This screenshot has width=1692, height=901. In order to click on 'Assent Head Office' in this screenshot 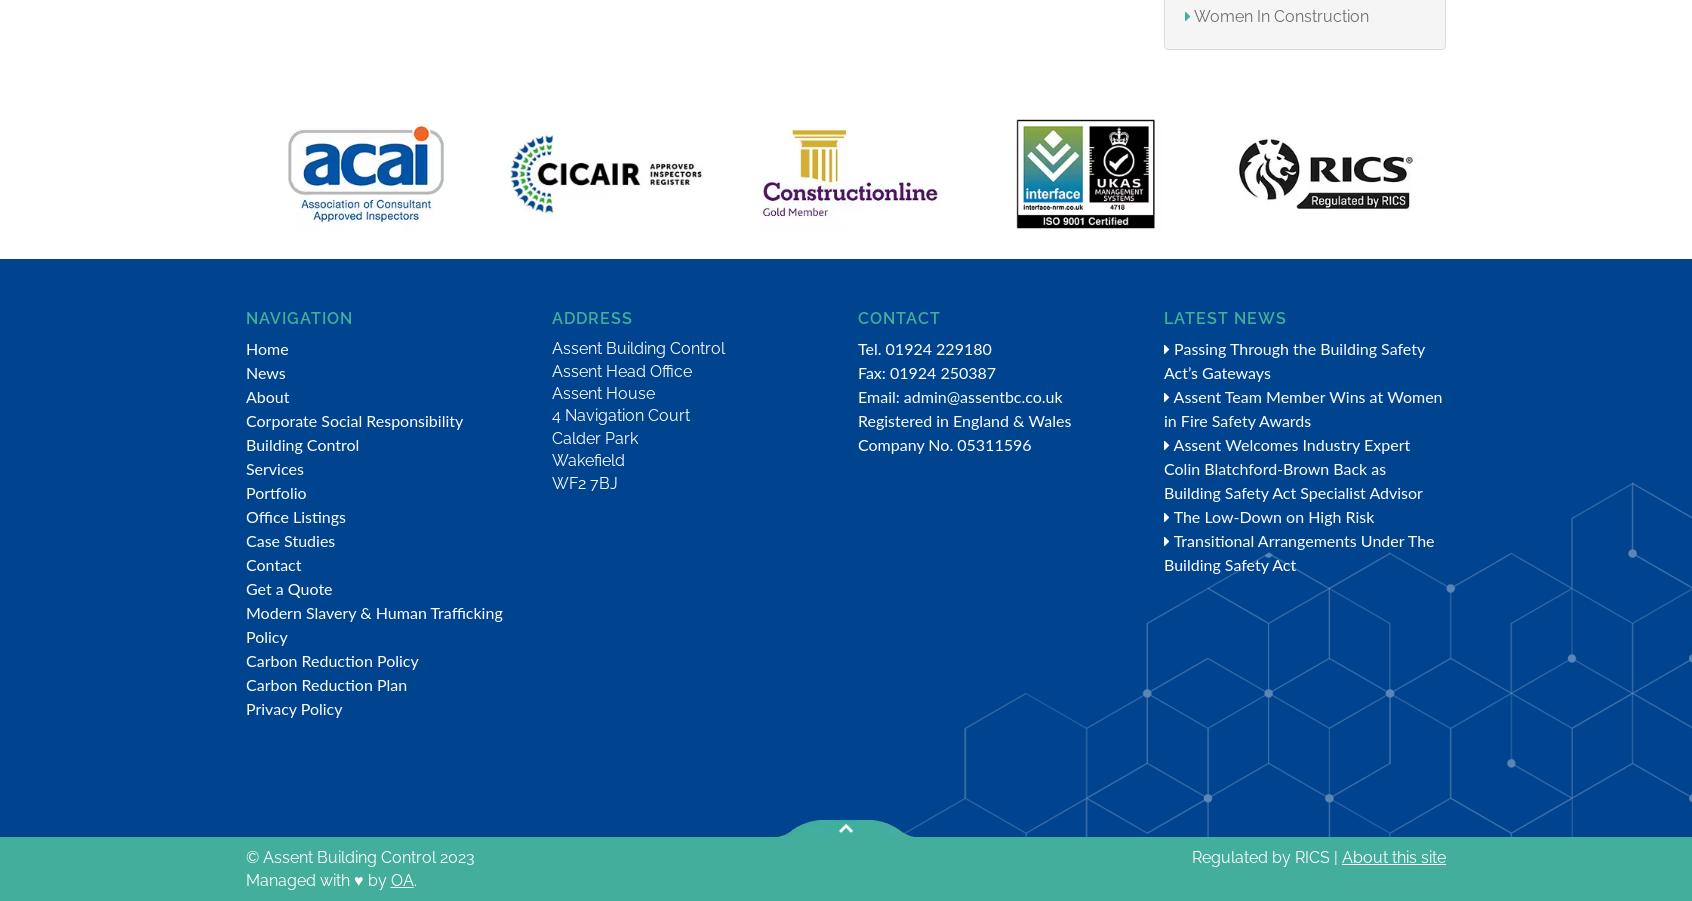, I will do `click(551, 369)`.